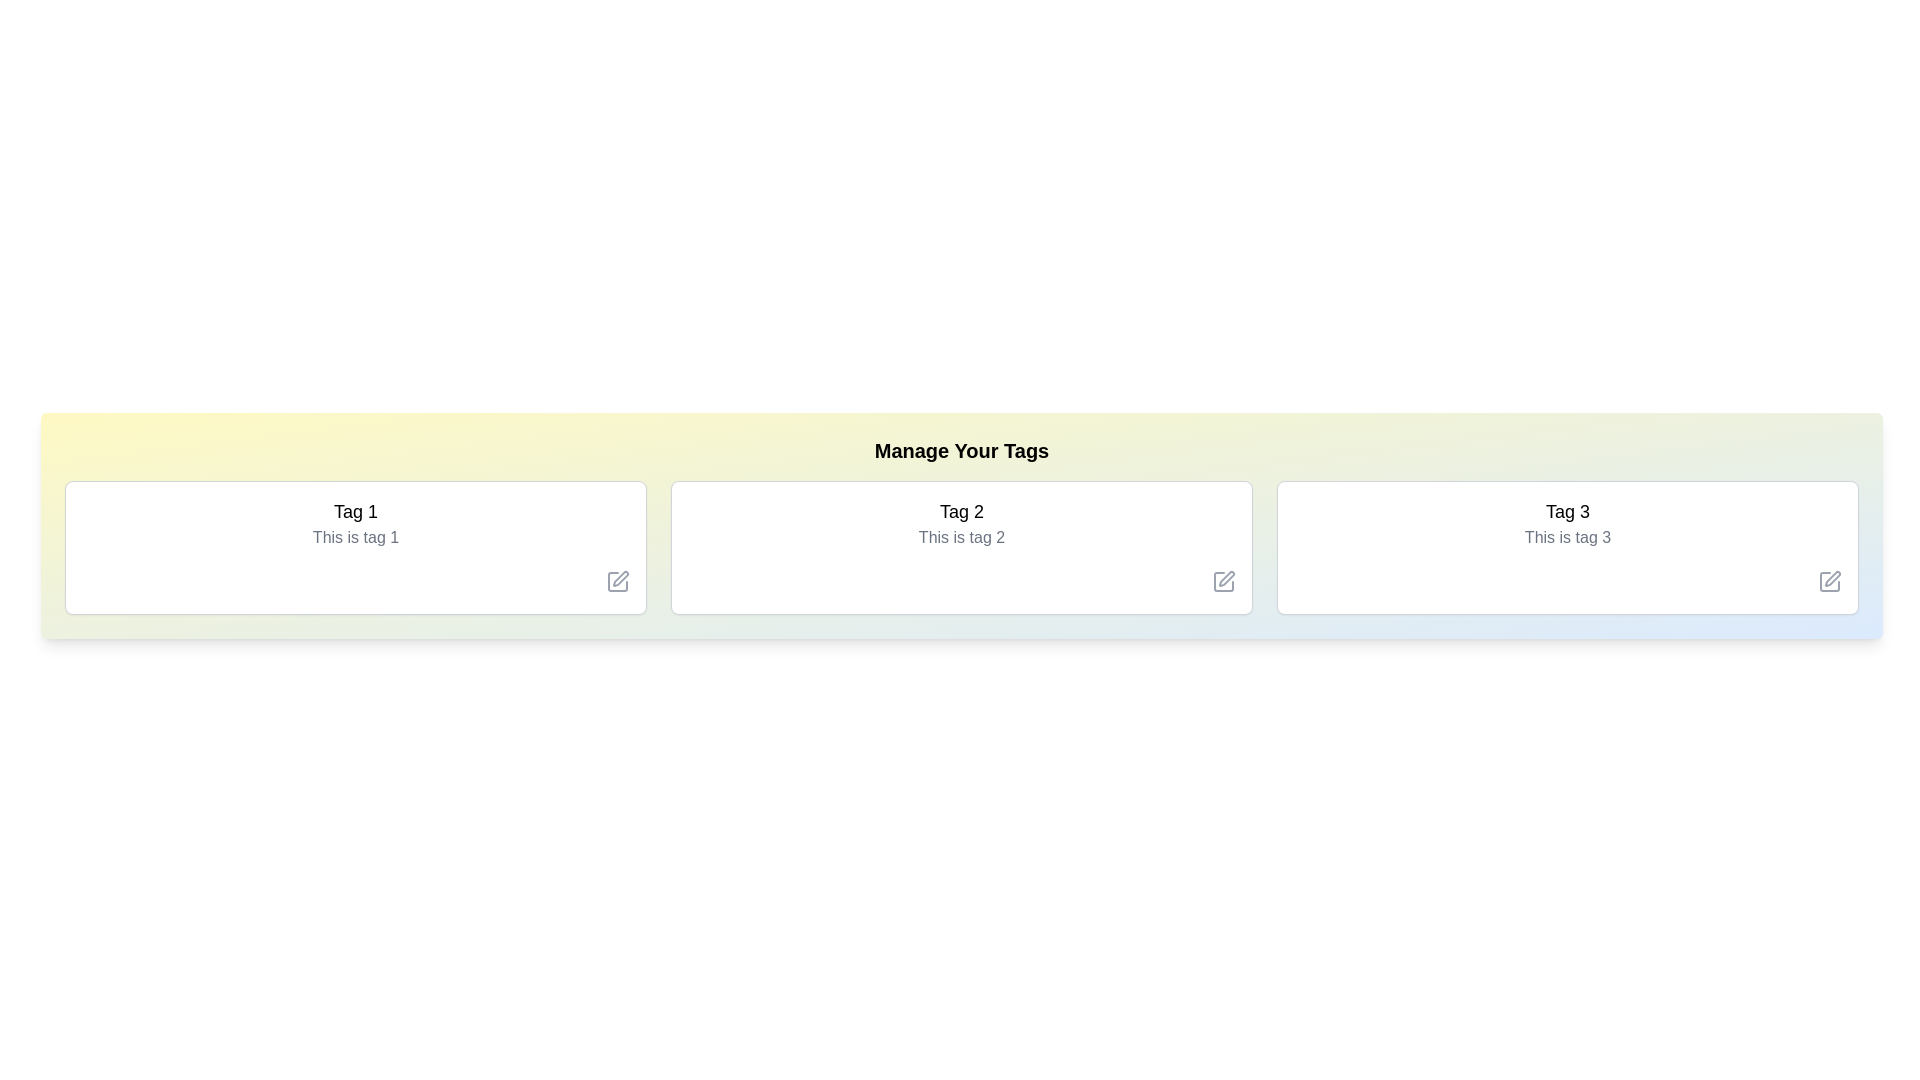 This screenshot has width=1920, height=1080. What do you see at coordinates (355, 536) in the screenshot?
I see `the description text of the tag labeled 'Tag 1'` at bounding box center [355, 536].